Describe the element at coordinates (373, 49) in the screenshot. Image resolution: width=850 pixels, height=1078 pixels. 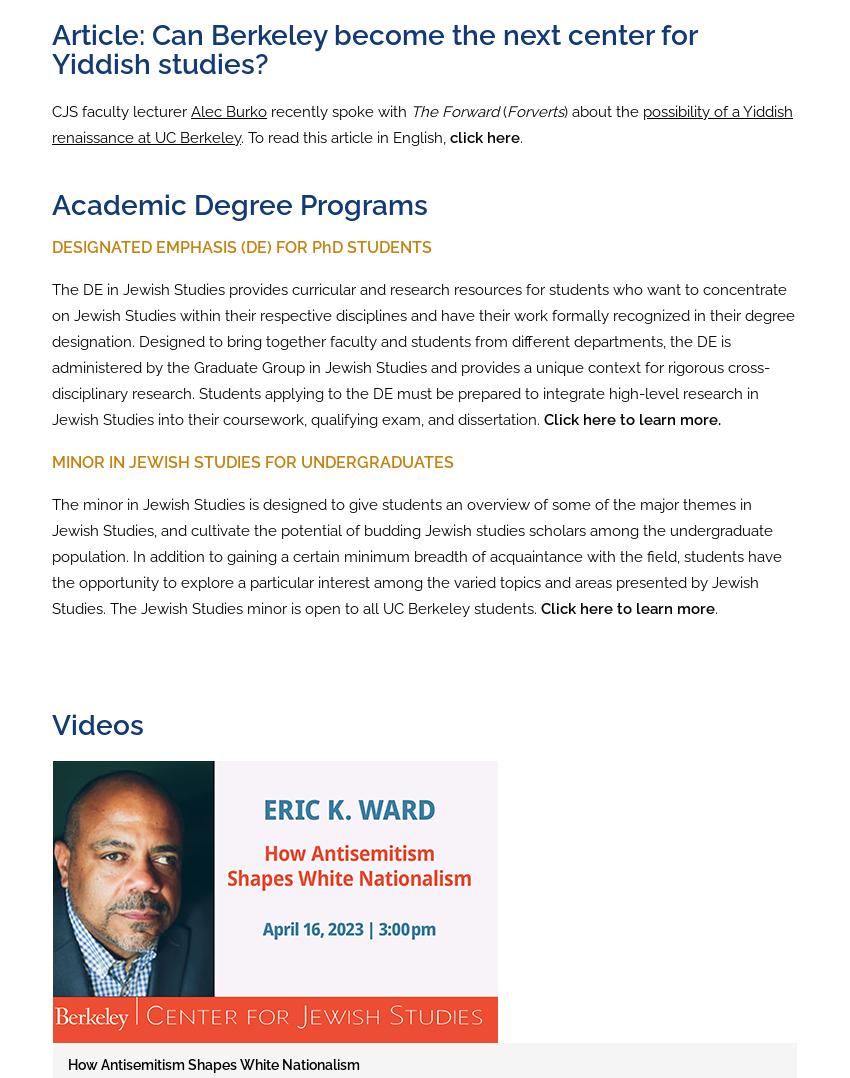
I see `'Article: Can Berkeley become the next center for Yiddish studies?'` at that location.